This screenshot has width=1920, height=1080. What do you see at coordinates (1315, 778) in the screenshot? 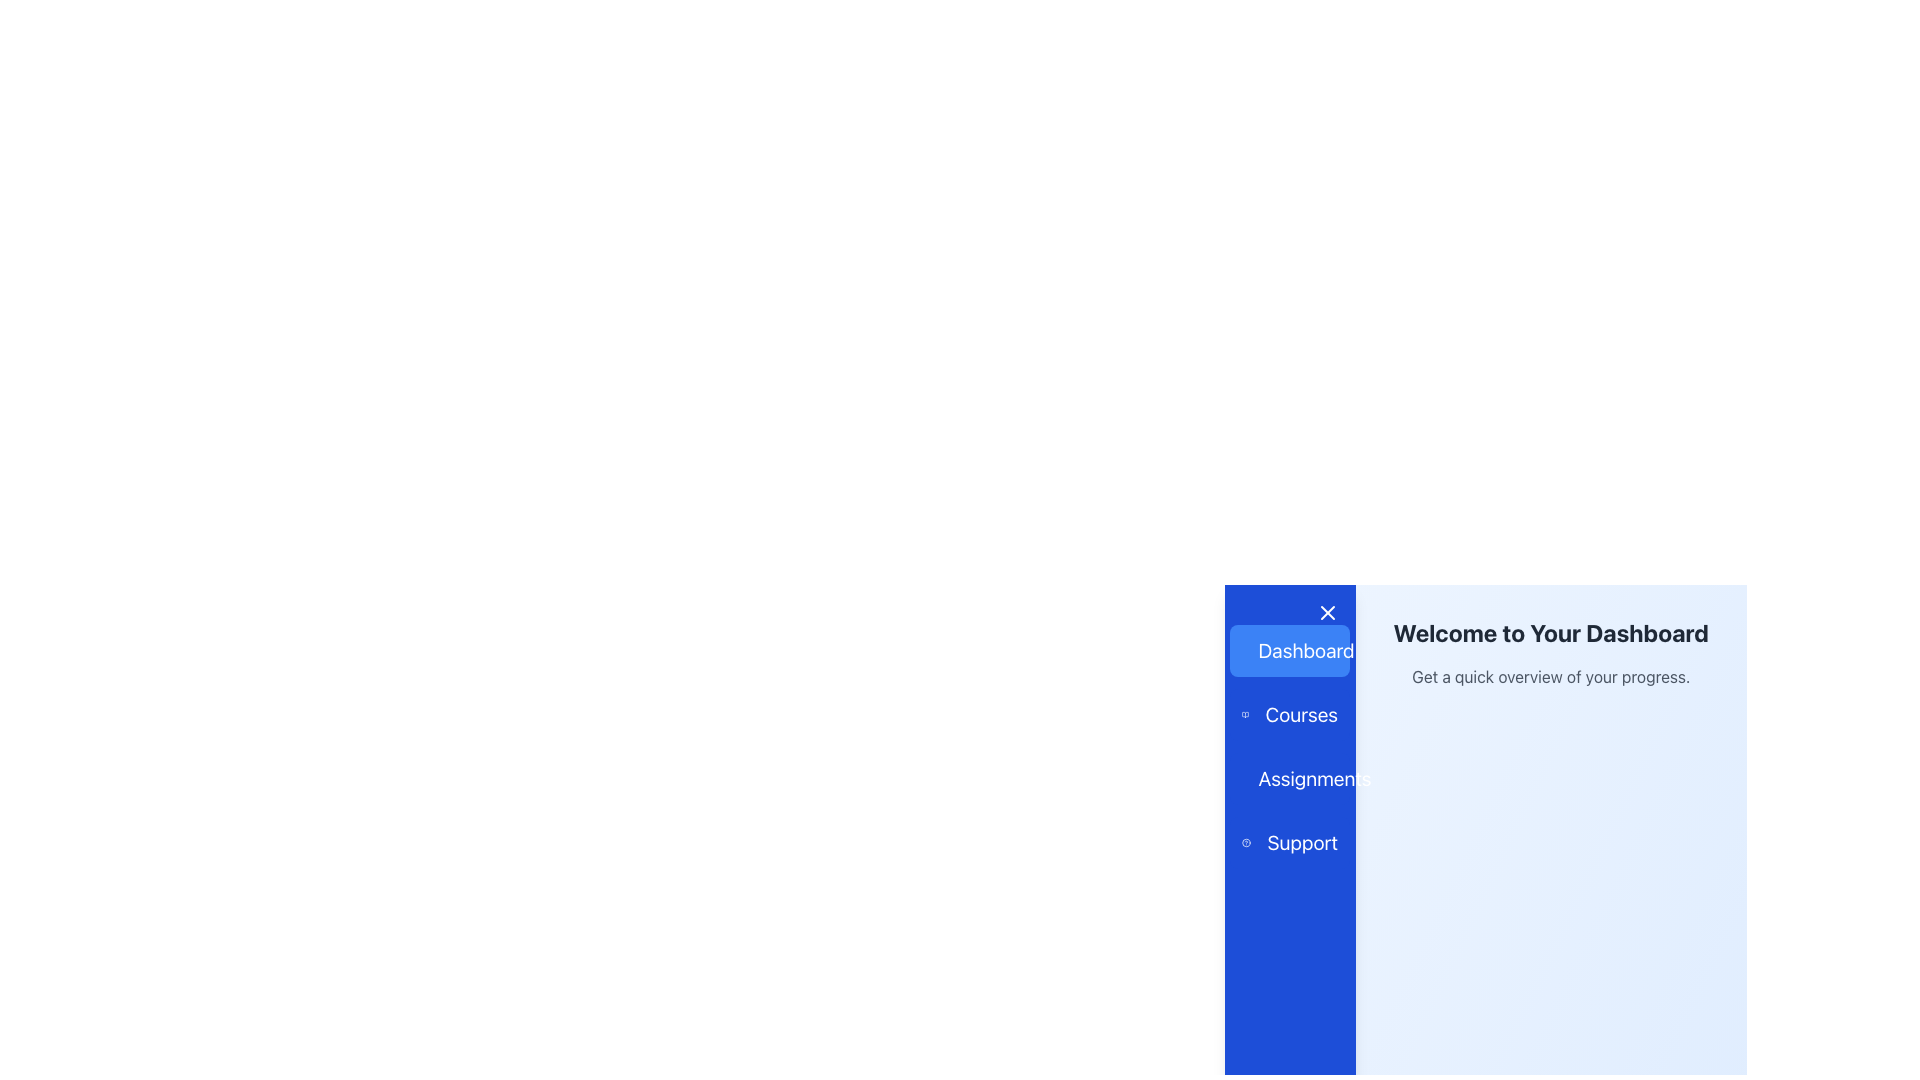
I see `the 'Assignments' text label in the blue sidebar menu` at bounding box center [1315, 778].